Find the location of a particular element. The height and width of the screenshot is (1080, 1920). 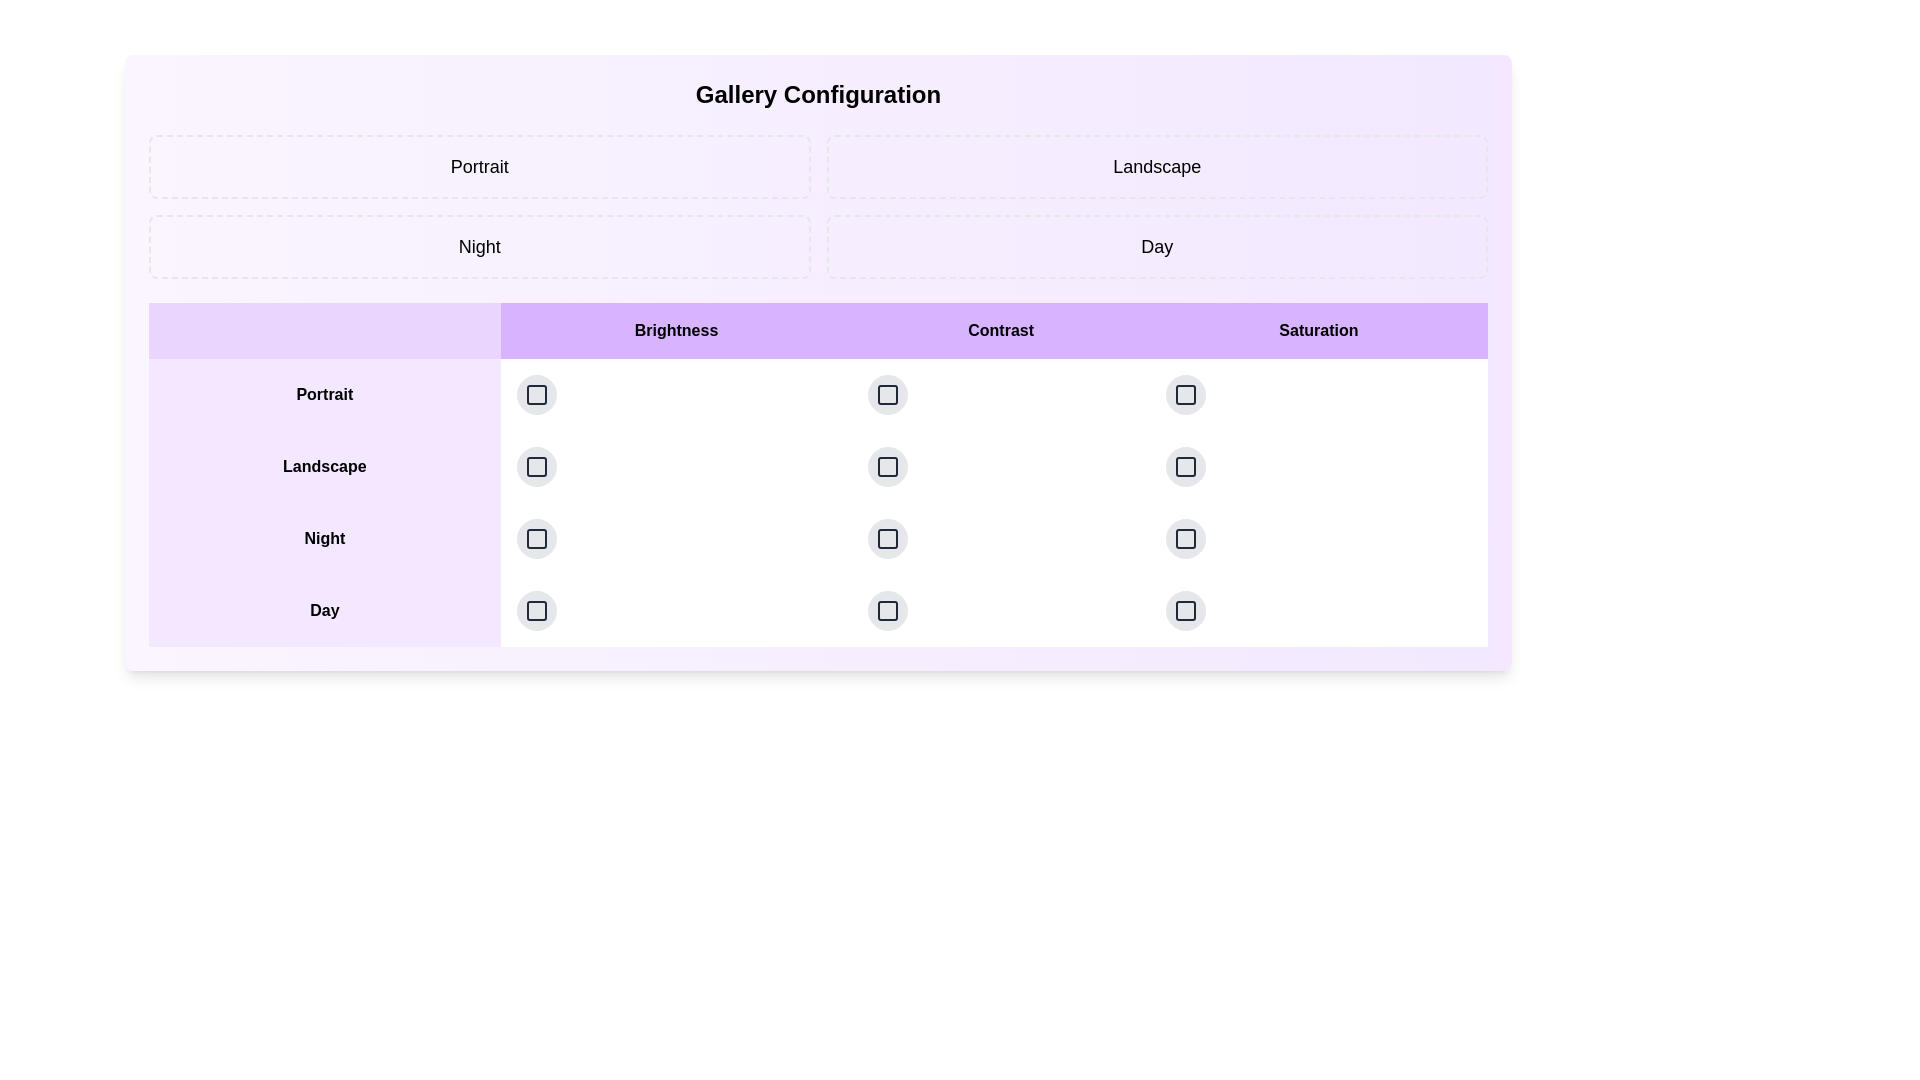

the checkbox under the 'Saturation' column in the 'Contrast' row is located at coordinates (1185, 394).